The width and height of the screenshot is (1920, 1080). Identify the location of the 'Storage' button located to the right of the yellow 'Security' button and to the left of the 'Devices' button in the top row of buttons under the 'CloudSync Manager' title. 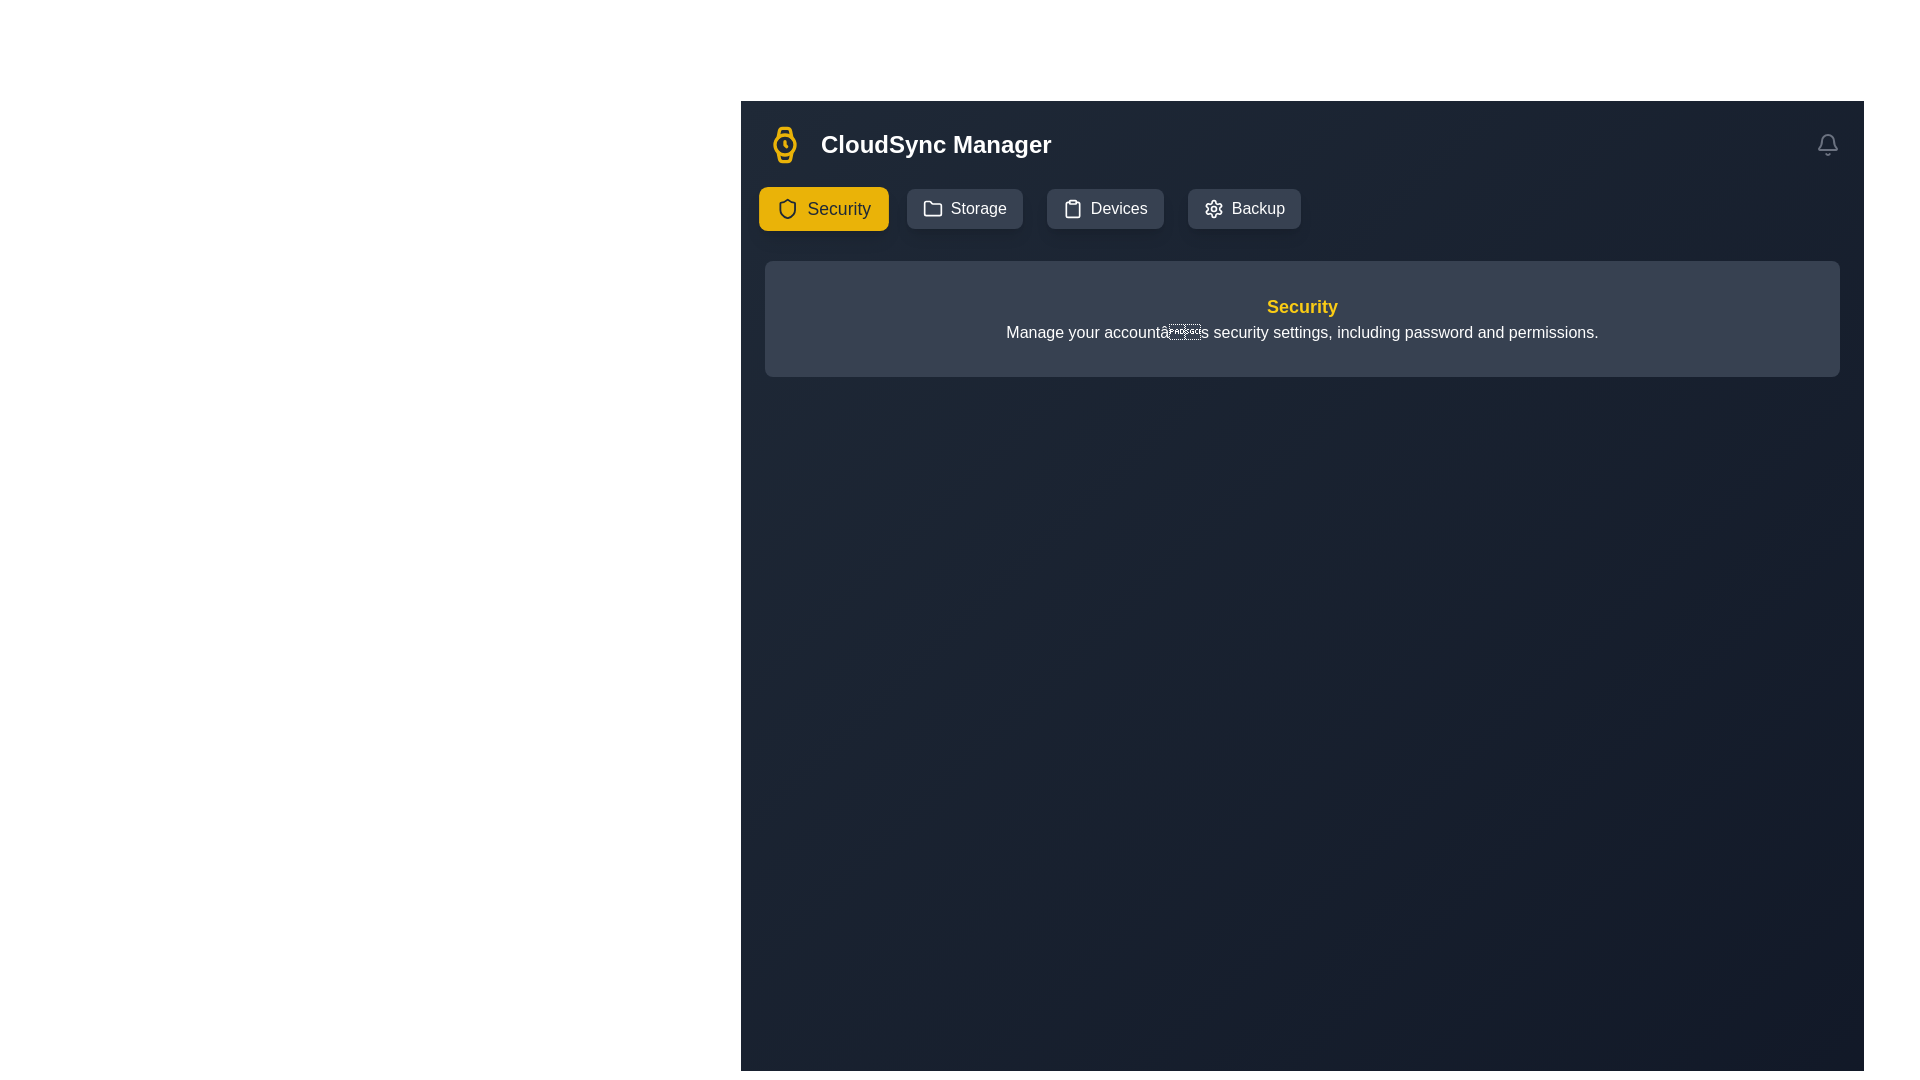
(964, 208).